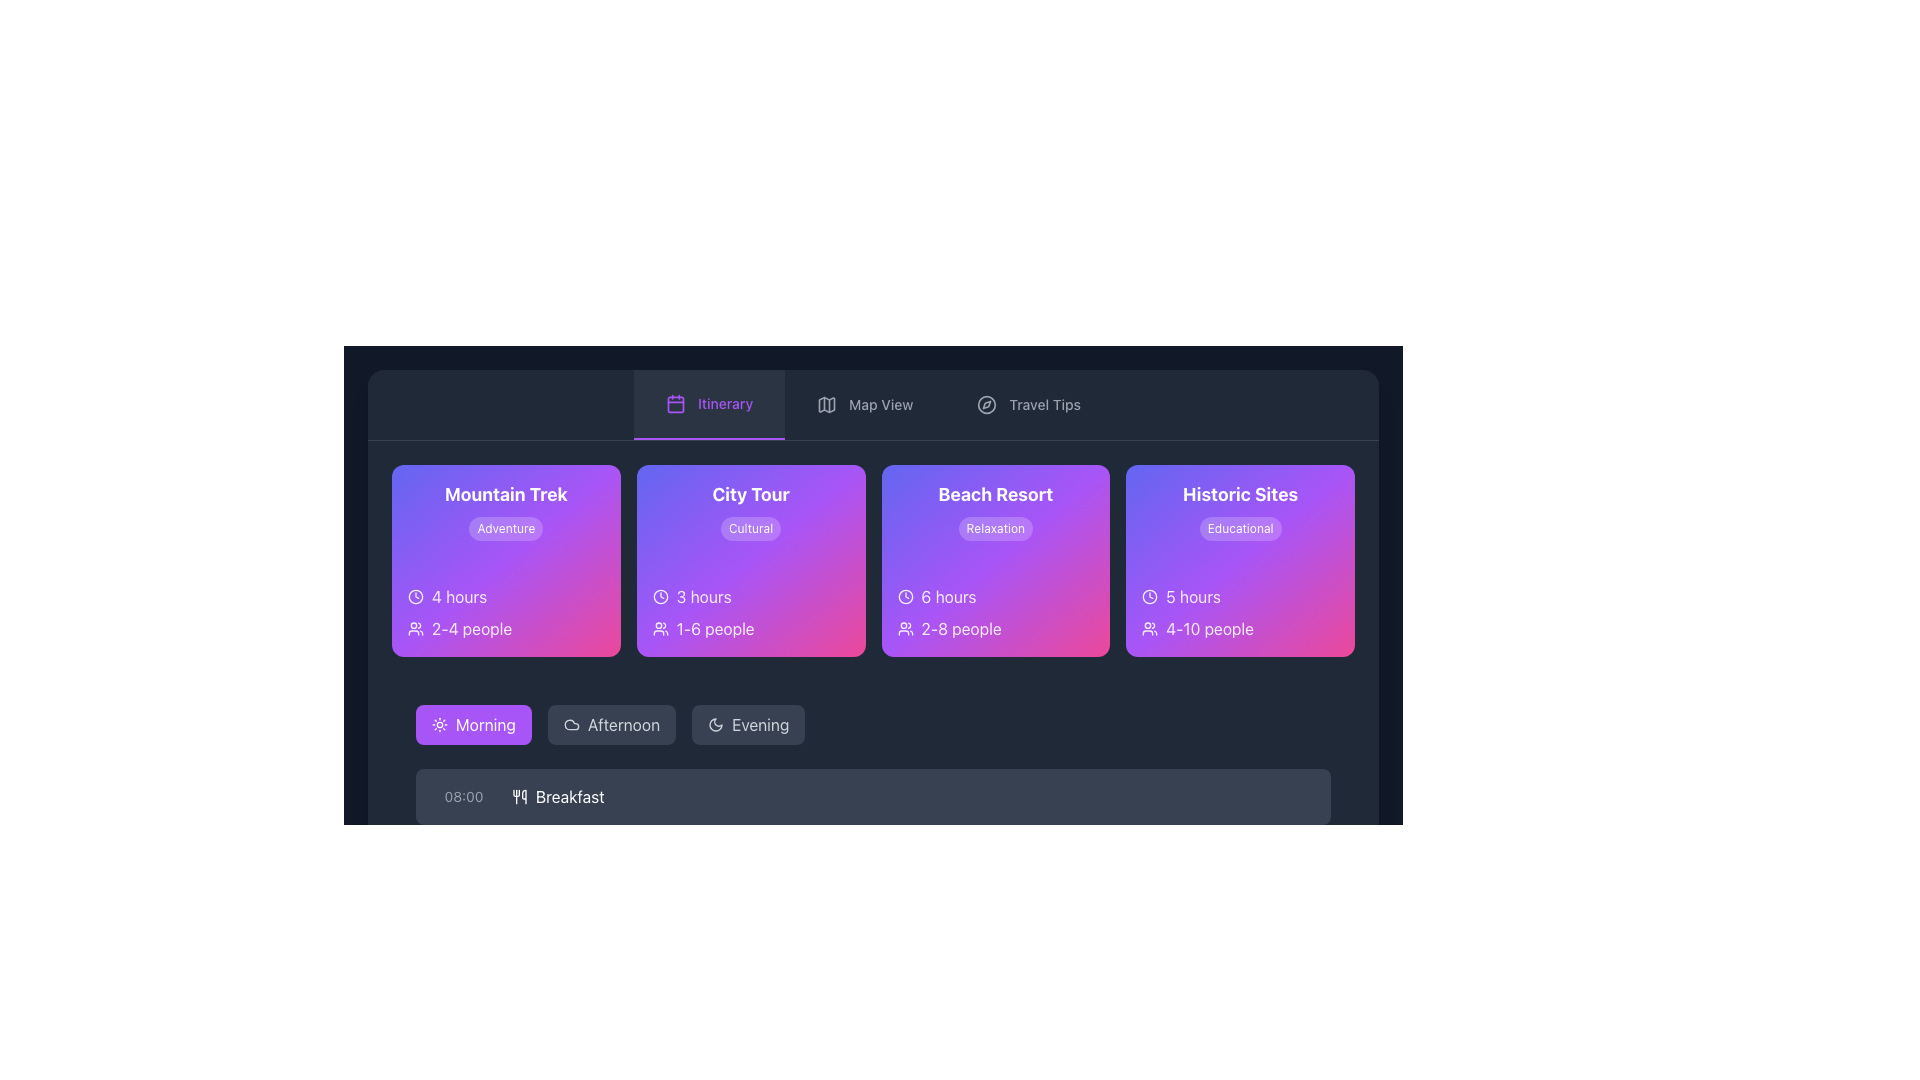  Describe the element at coordinates (519, 796) in the screenshot. I see `the dining icon located` at that location.